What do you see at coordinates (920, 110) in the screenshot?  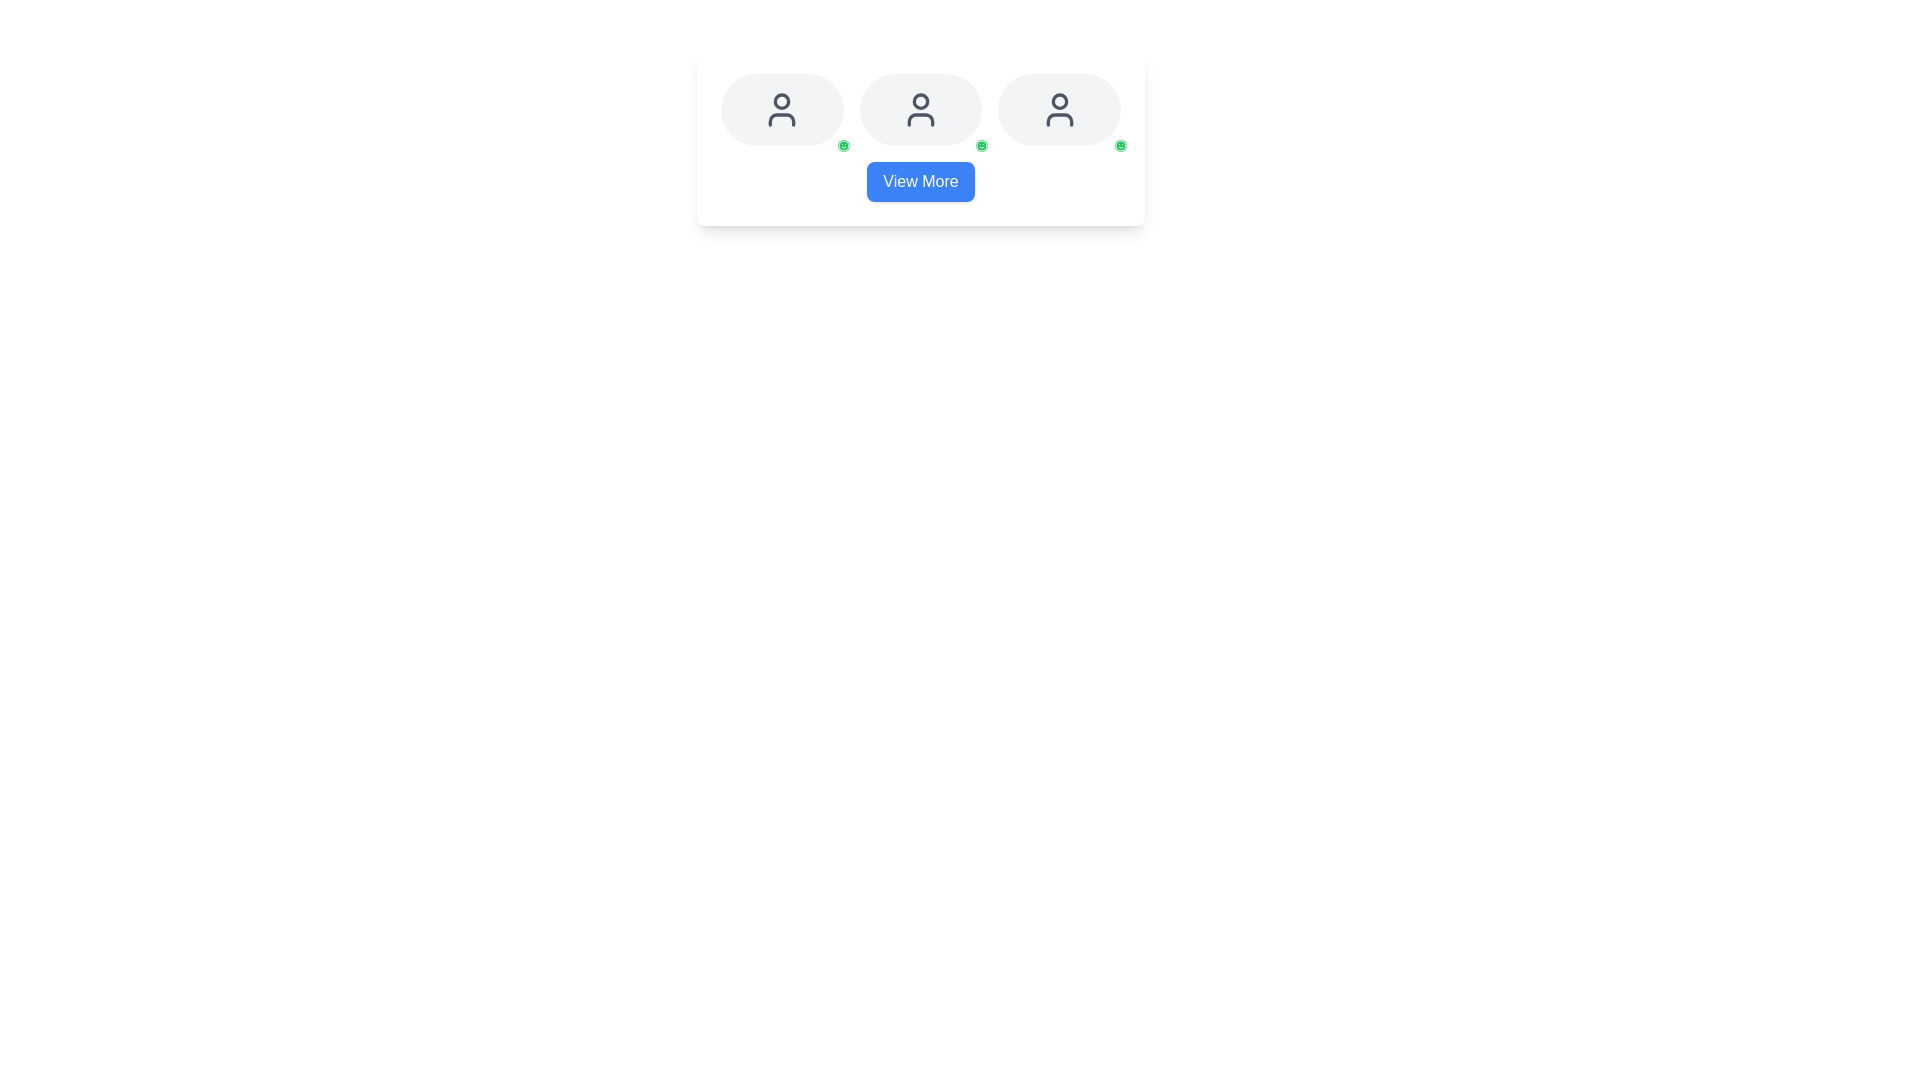 I see `the User profile icon with a status indicator, which is a circular badge with a light gray background and a centered gray user profile icon, featuring a small green dot with a smiley at the bottom-right corner` at bounding box center [920, 110].